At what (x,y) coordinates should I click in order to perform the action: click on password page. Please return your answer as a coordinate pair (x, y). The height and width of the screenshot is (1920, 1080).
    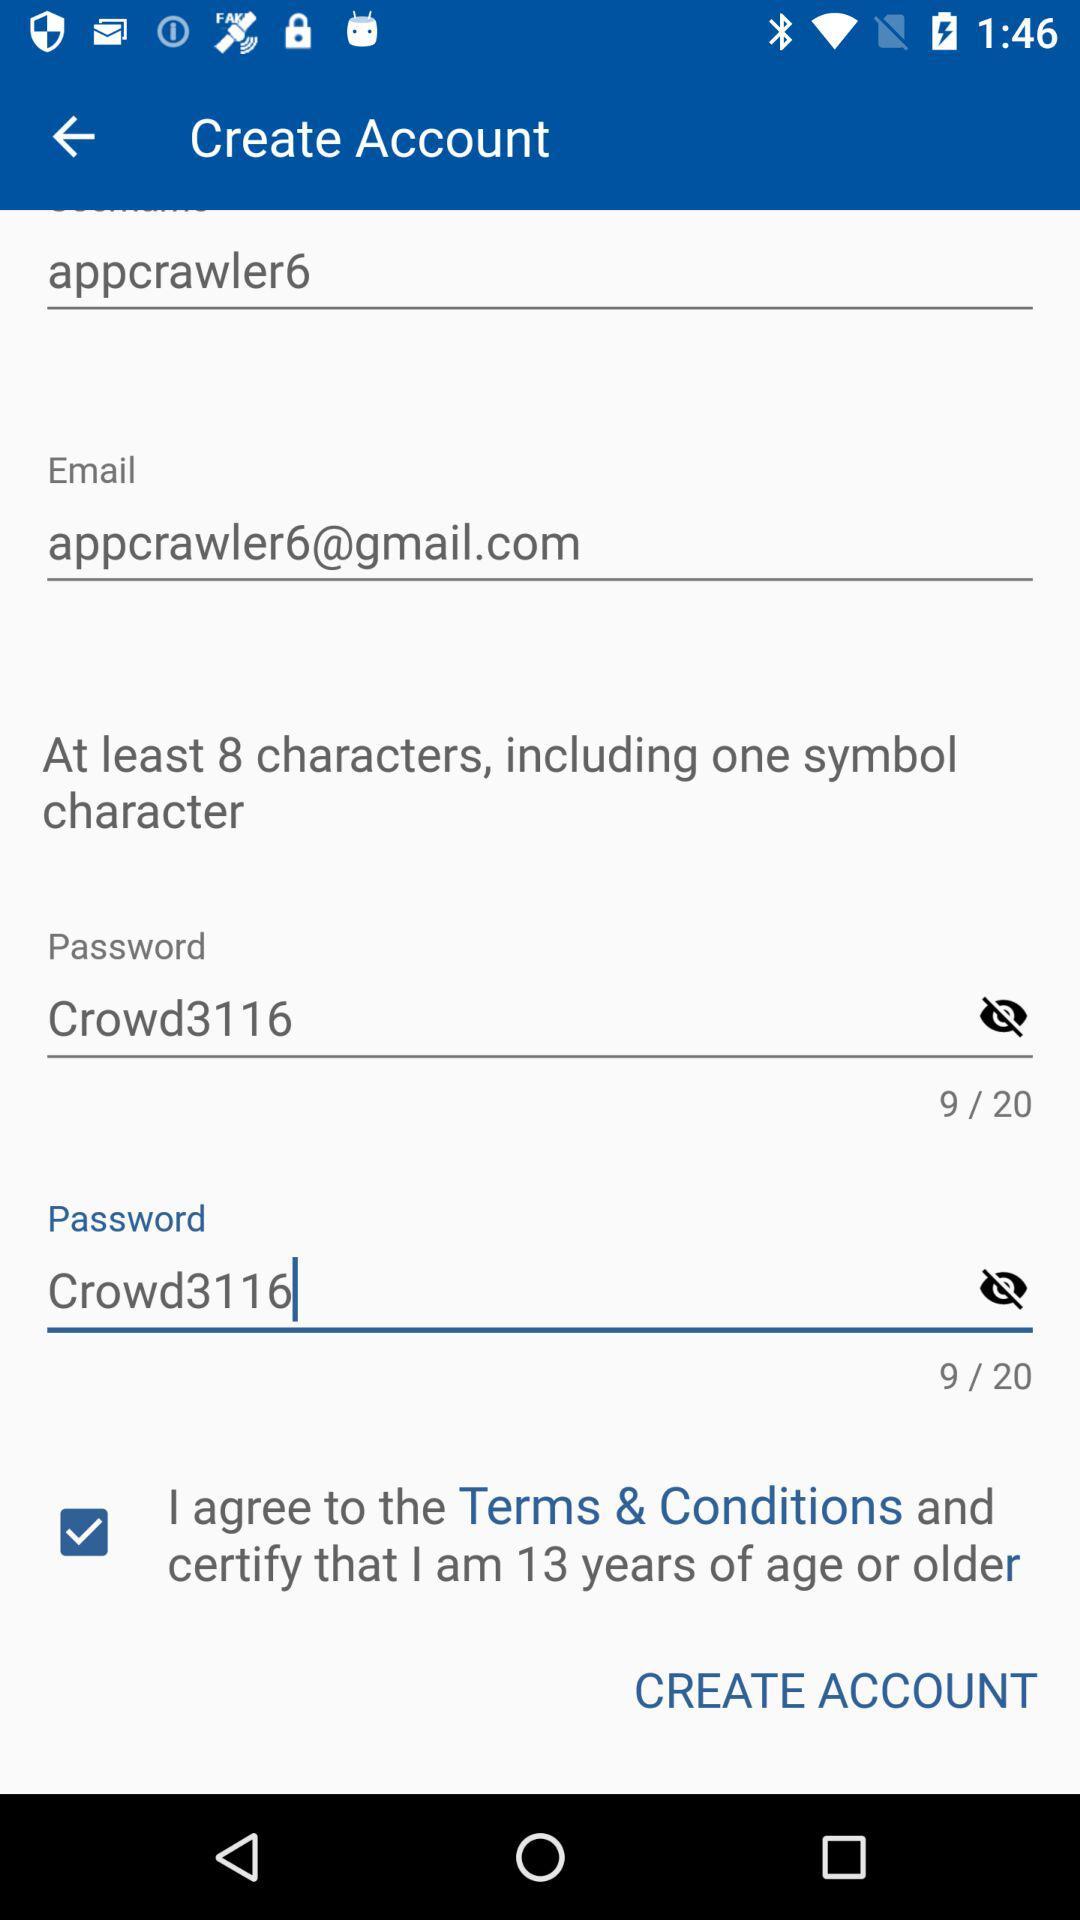
    Looking at the image, I should click on (1003, 1018).